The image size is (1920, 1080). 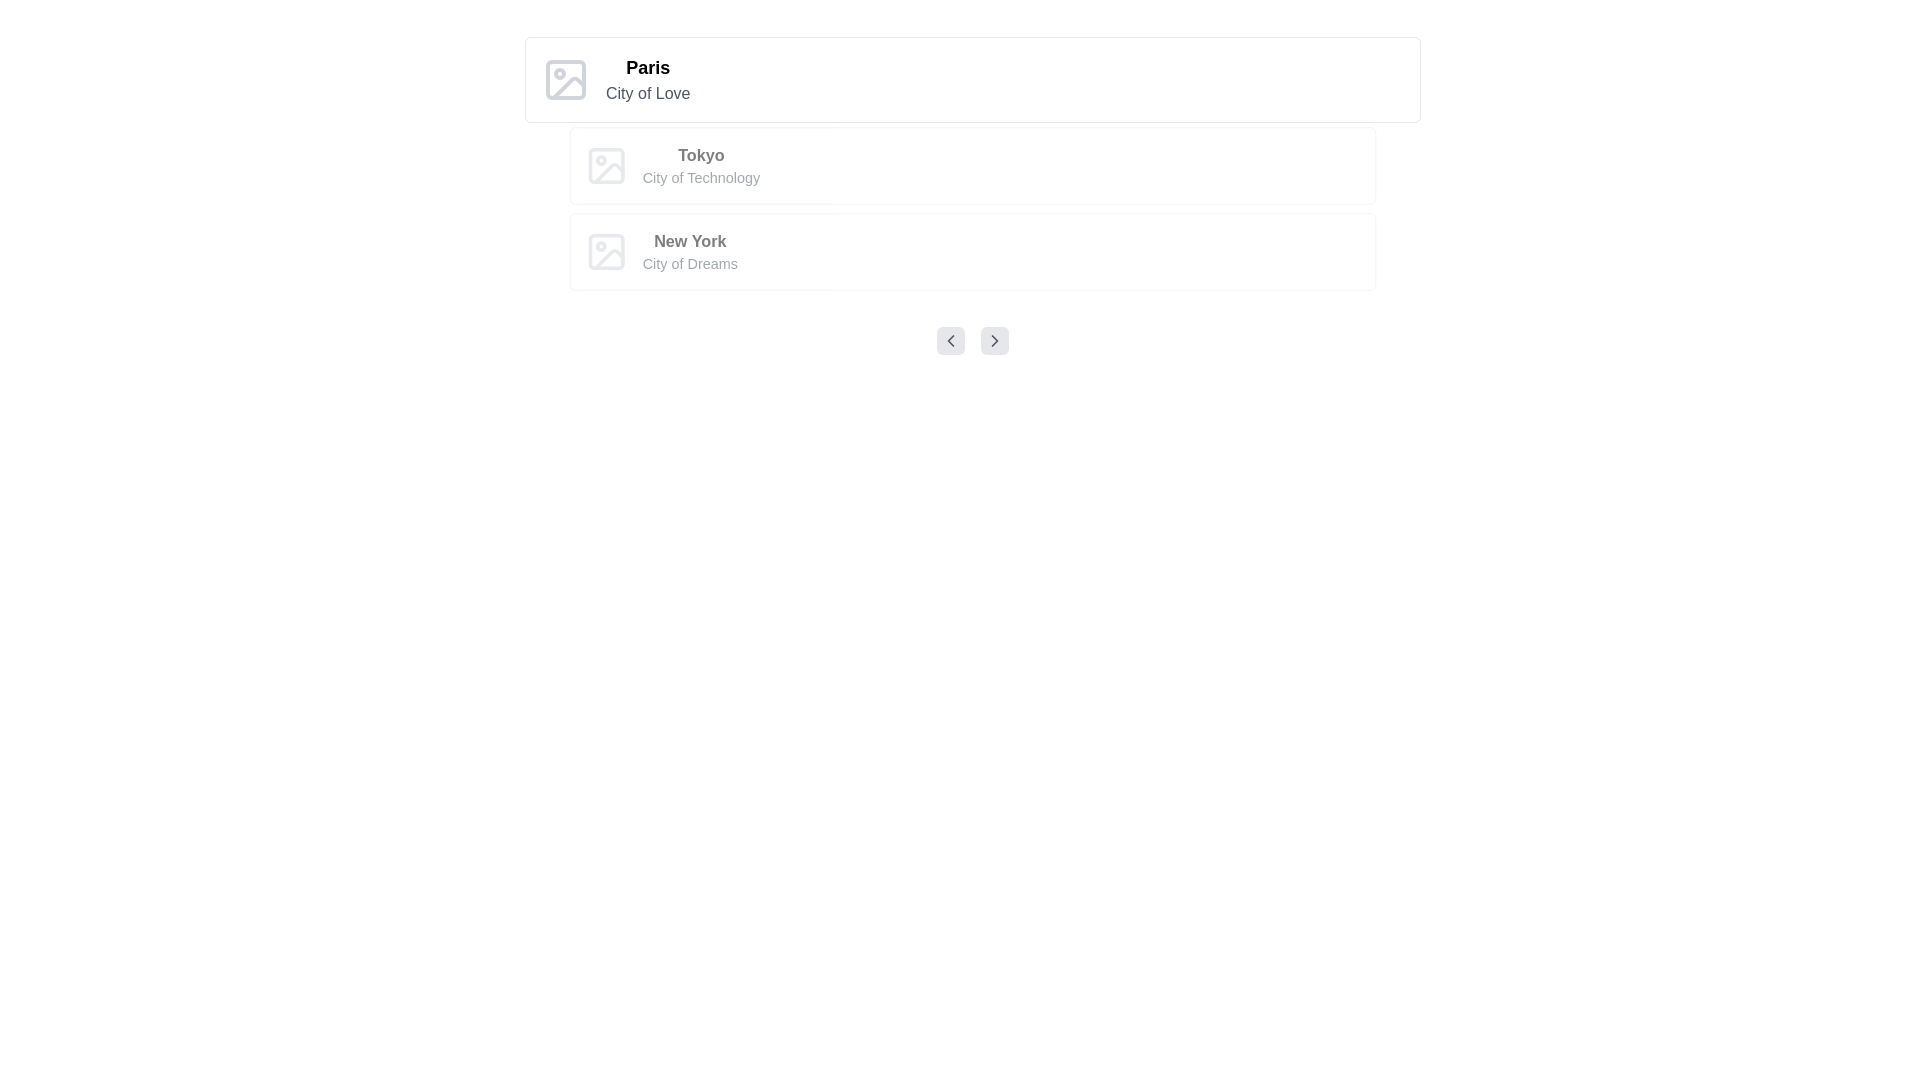 What do you see at coordinates (994, 339) in the screenshot?
I see `the navigational button located at the bottom center of the interface, positioned to the right of a button with a leftward pointing chevron` at bounding box center [994, 339].